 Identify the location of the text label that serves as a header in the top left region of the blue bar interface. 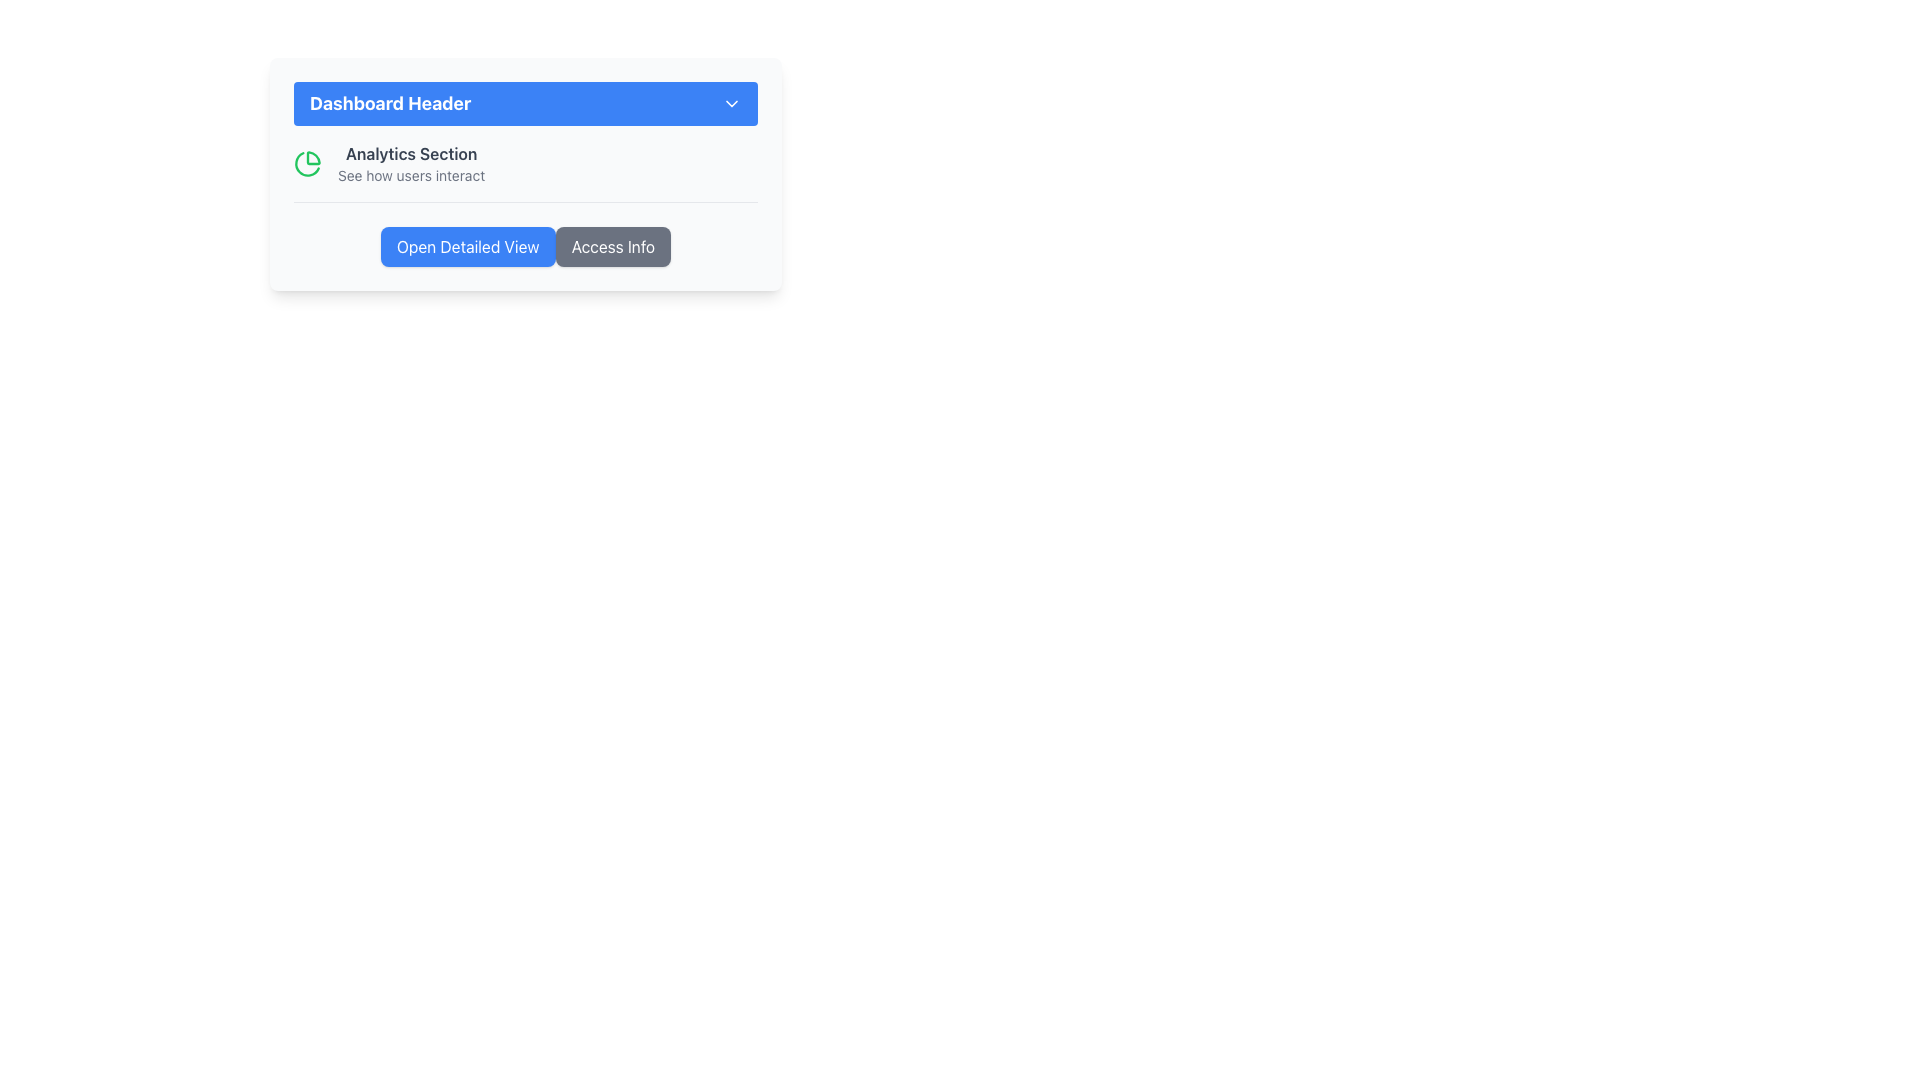
(390, 104).